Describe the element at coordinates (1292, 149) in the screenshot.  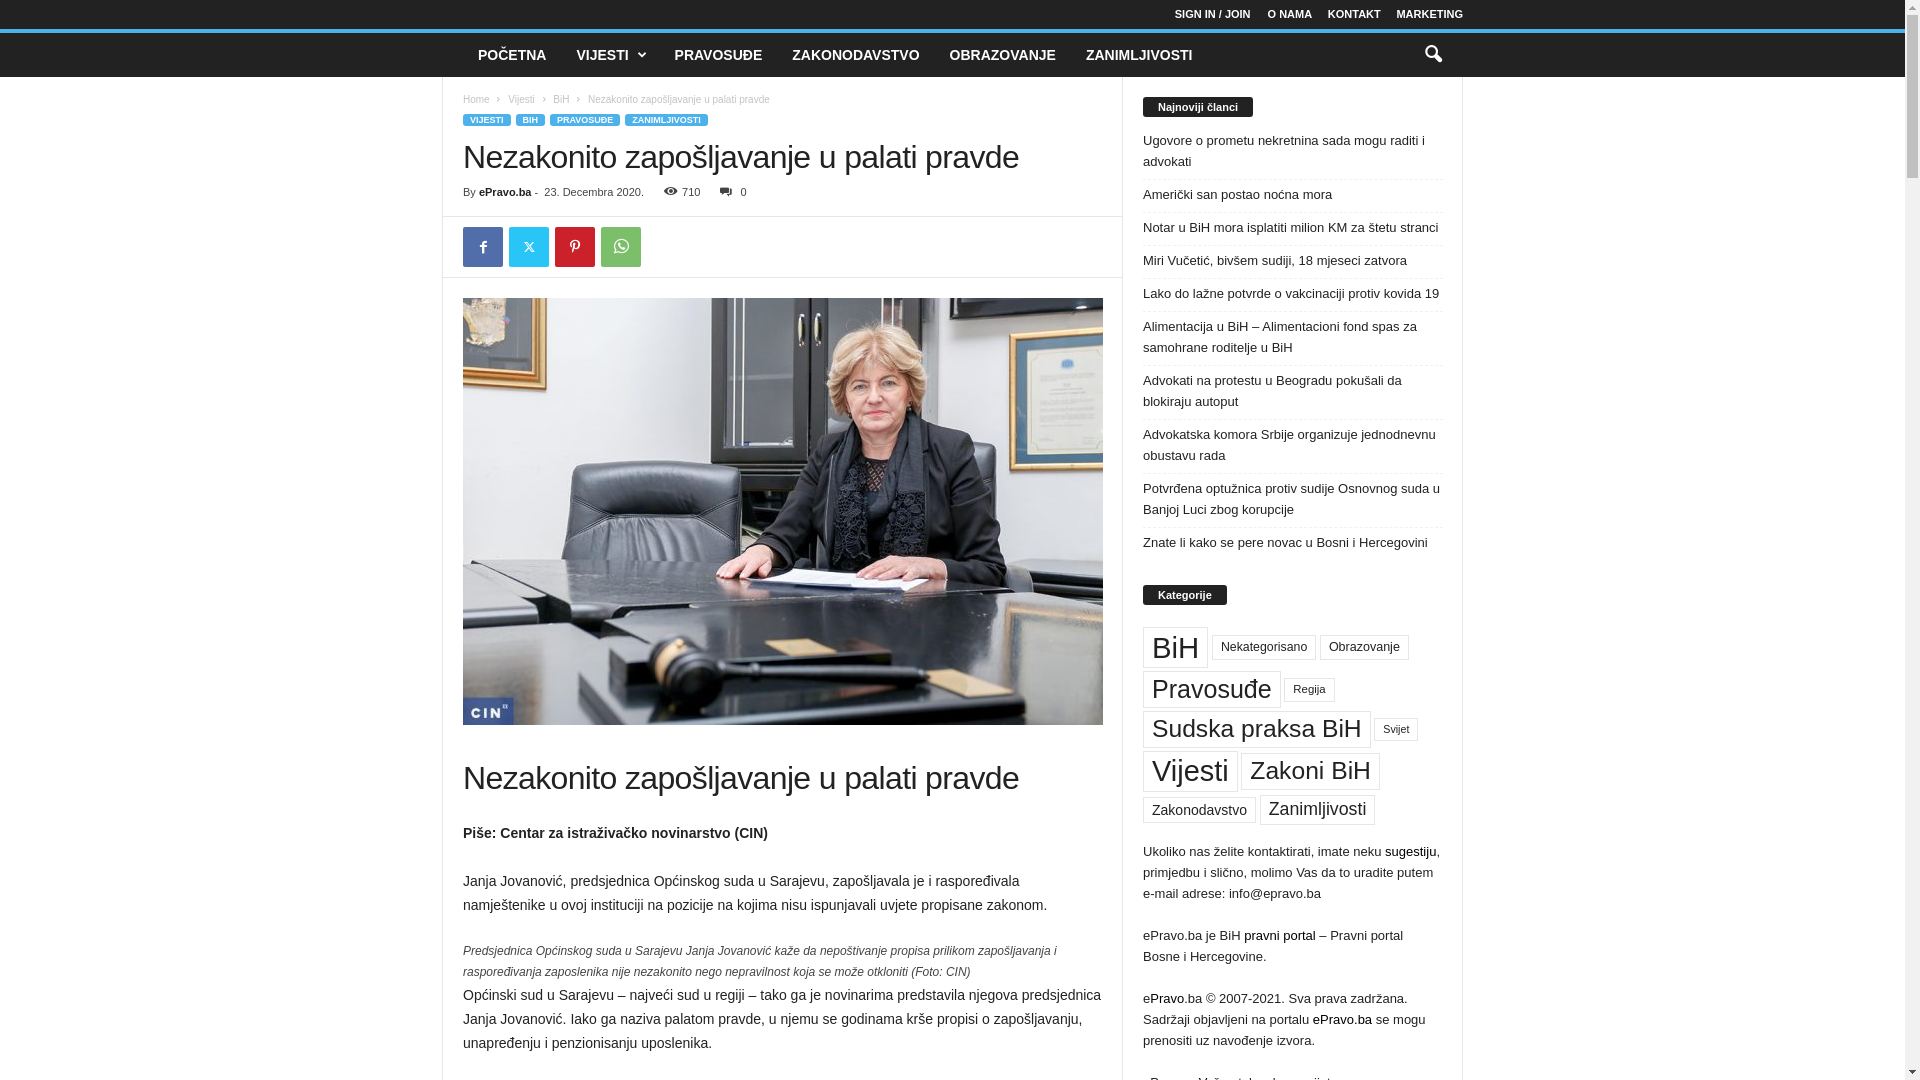
I see `'Ugovore o prometu nekretnina sada mogu raditi i advokati'` at that location.